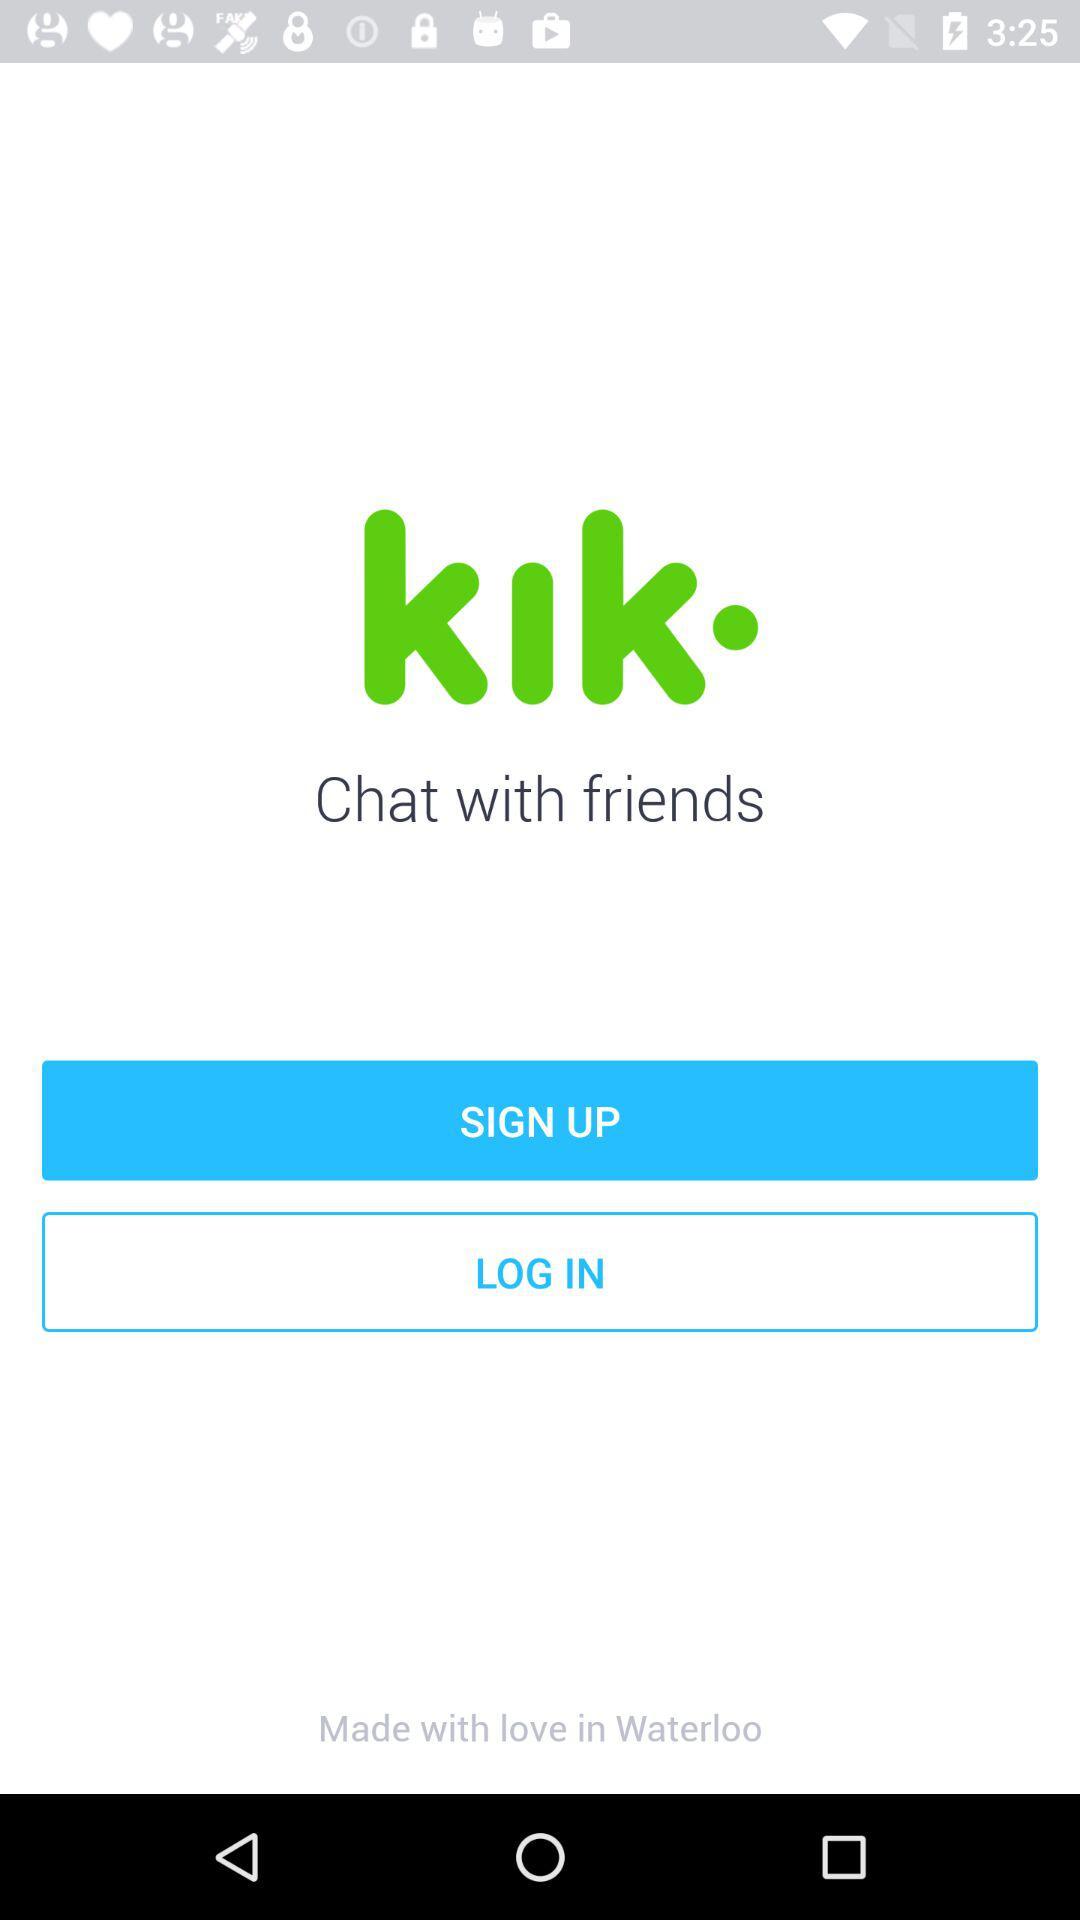  Describe the element at coordinates (540, 1271) in the screenshot. I see `item above the made with love icon` at that location.